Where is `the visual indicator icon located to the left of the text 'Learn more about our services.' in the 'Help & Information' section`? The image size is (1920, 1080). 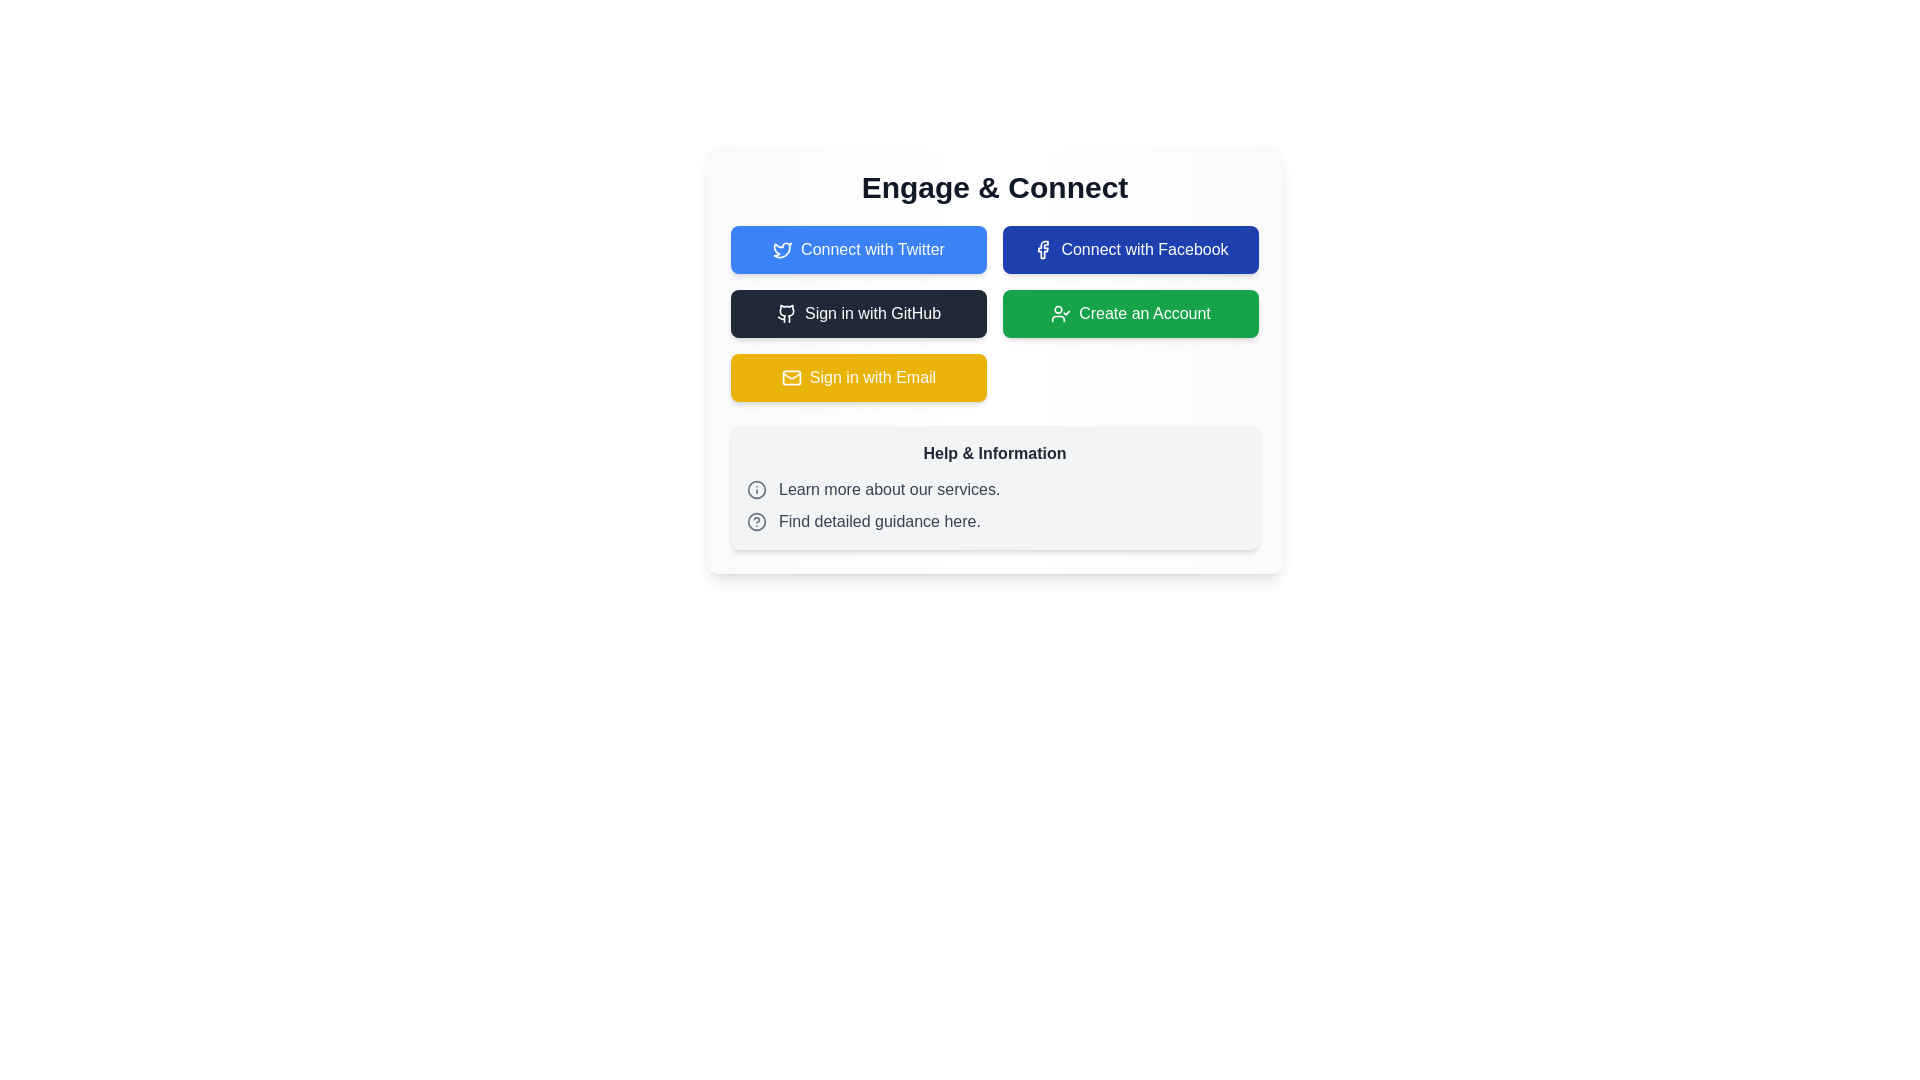 the visual indicator icon located to the left of the text 'Learn more about our services.' in the 'Help & Information' section is located at coordinates (756, 489).